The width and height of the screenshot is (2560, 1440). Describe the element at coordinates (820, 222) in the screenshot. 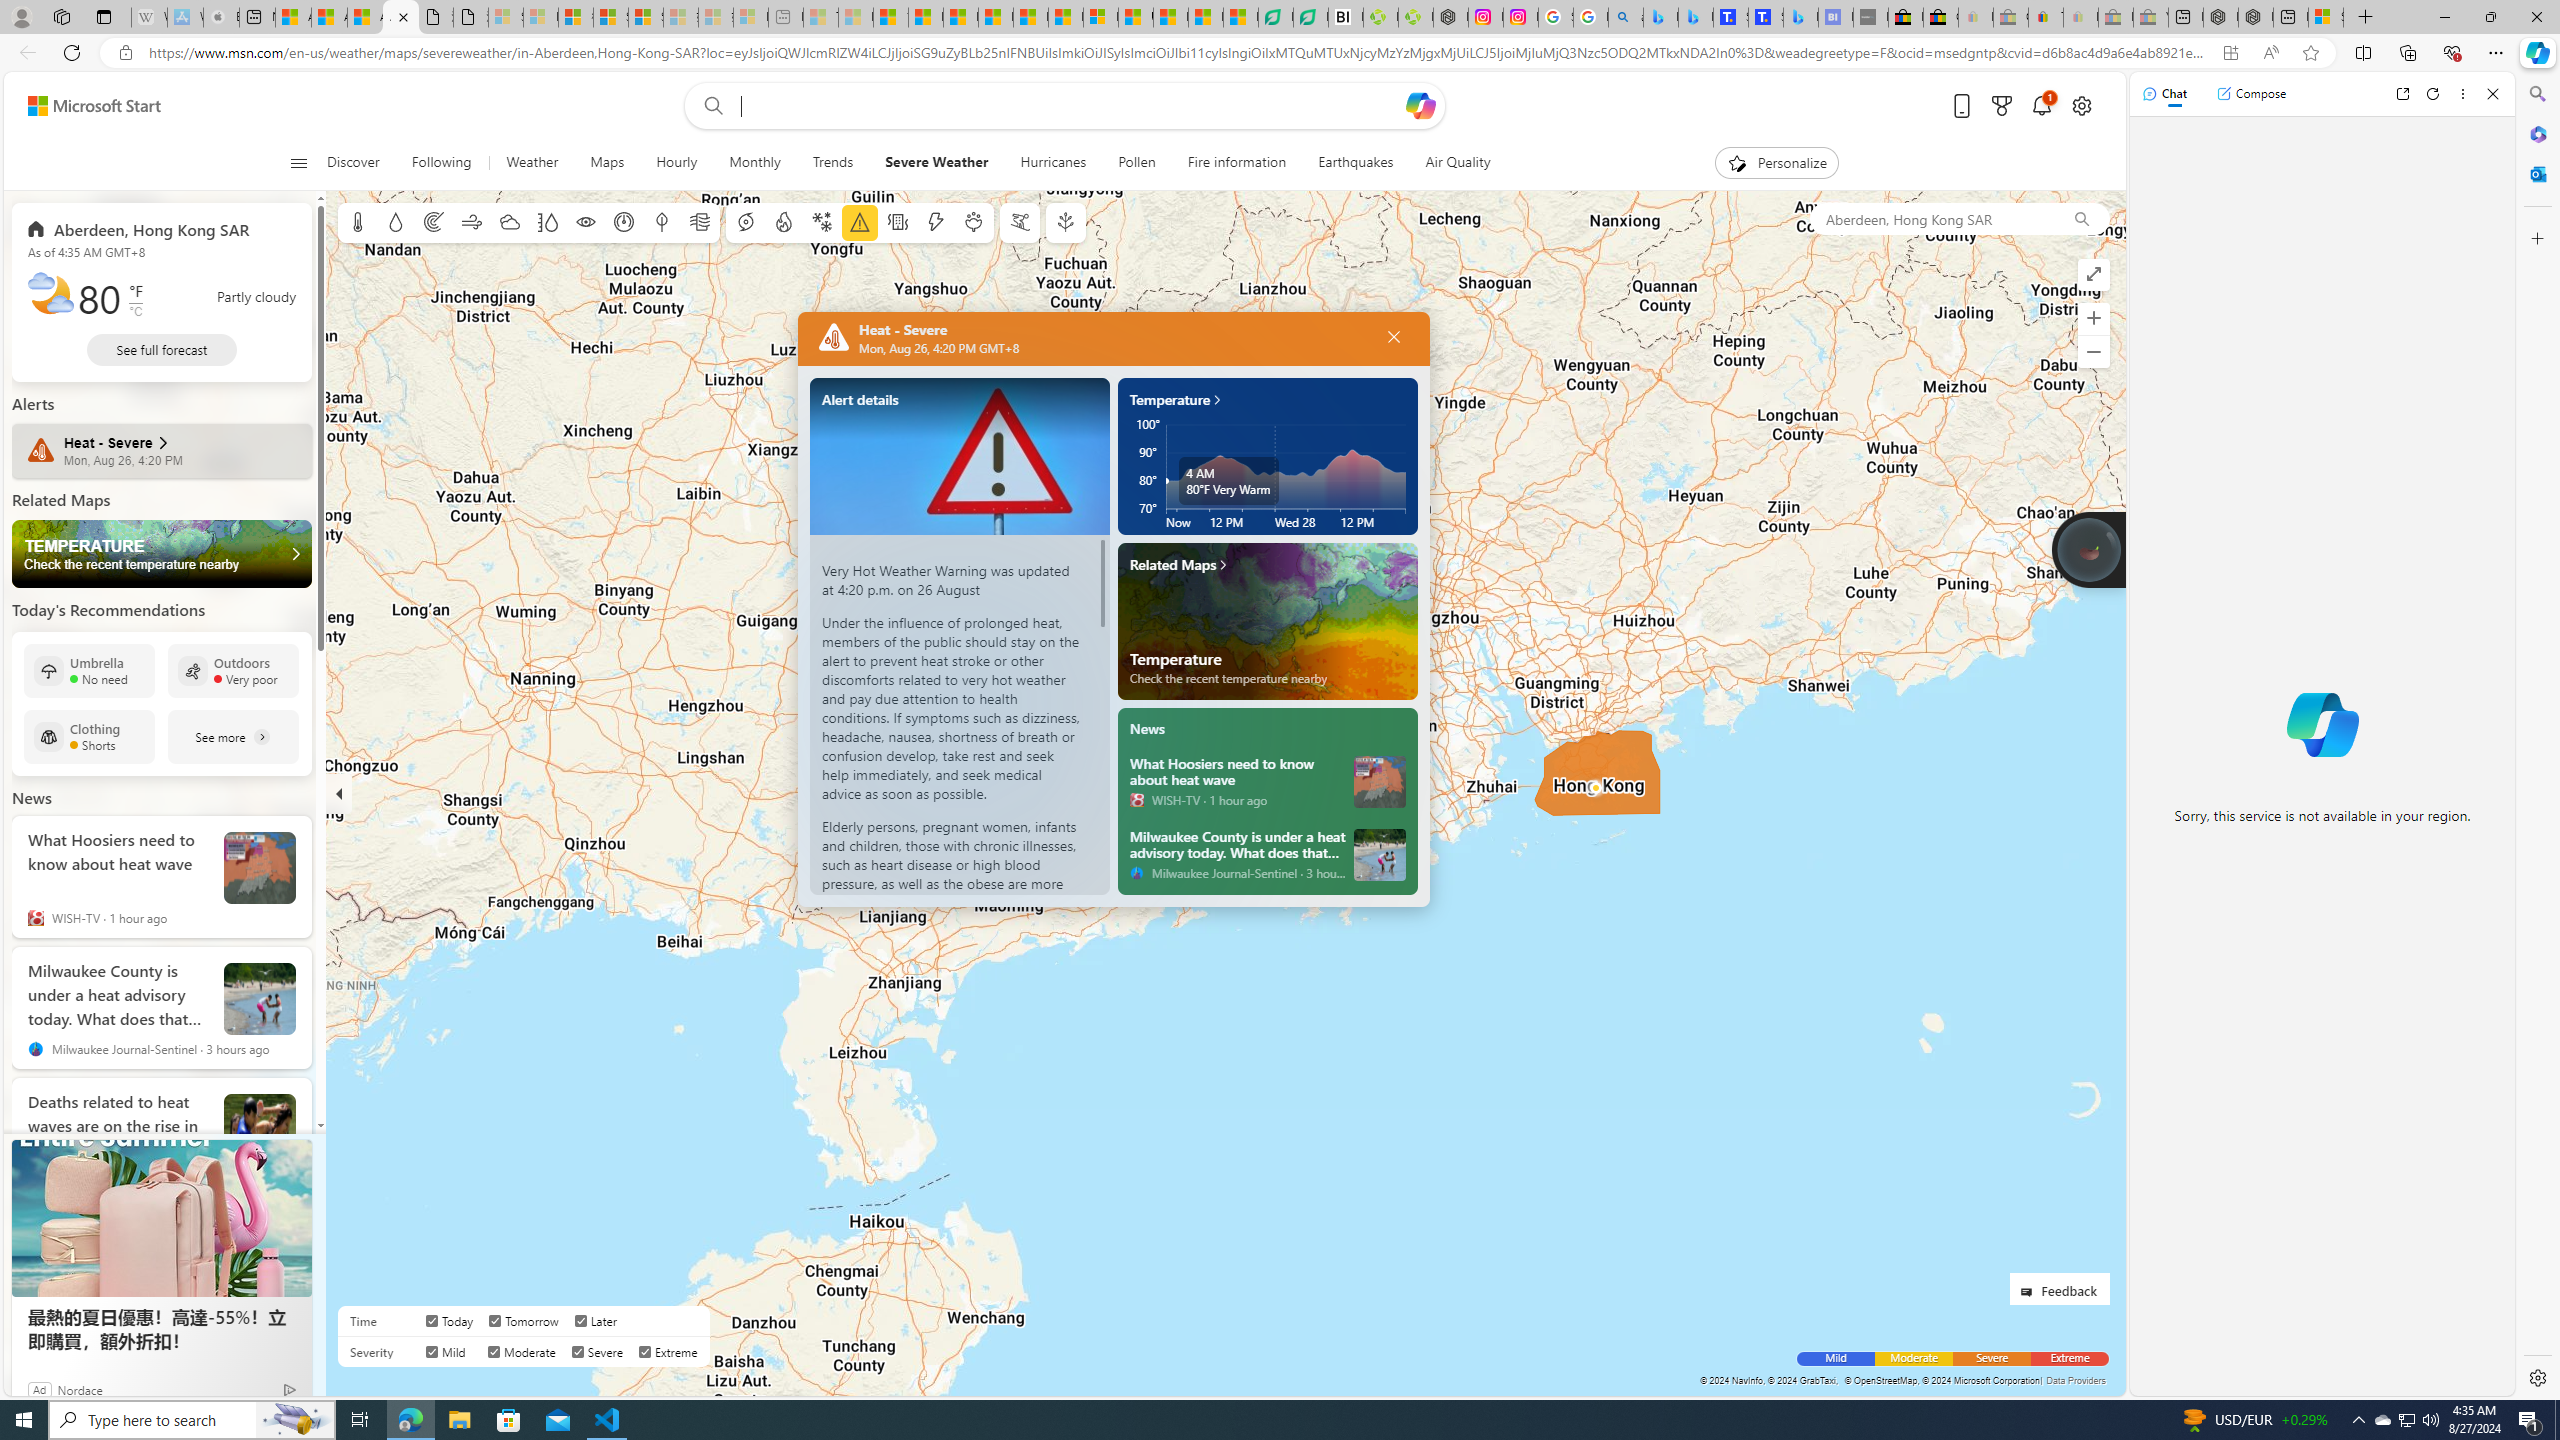

I see `'Winter weather'` at that location.